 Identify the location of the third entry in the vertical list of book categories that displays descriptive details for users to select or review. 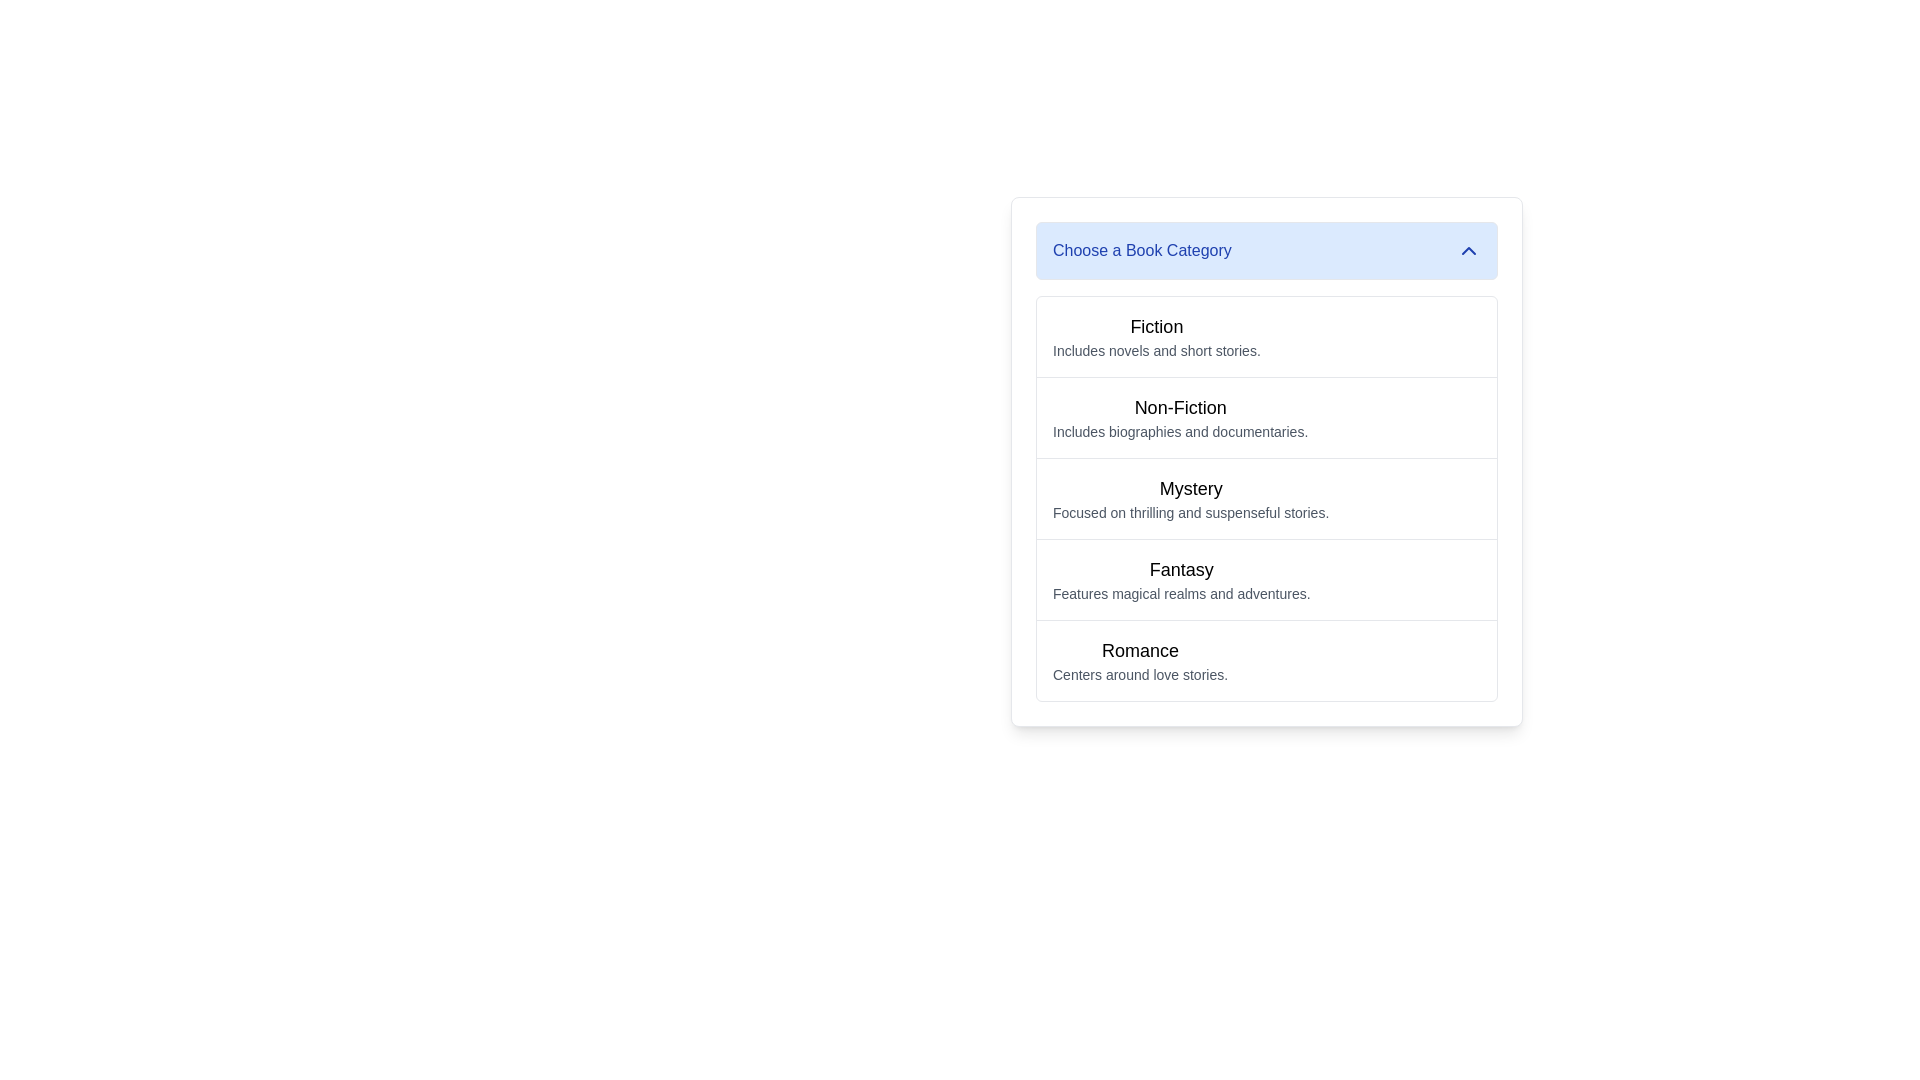
(1266, 497).